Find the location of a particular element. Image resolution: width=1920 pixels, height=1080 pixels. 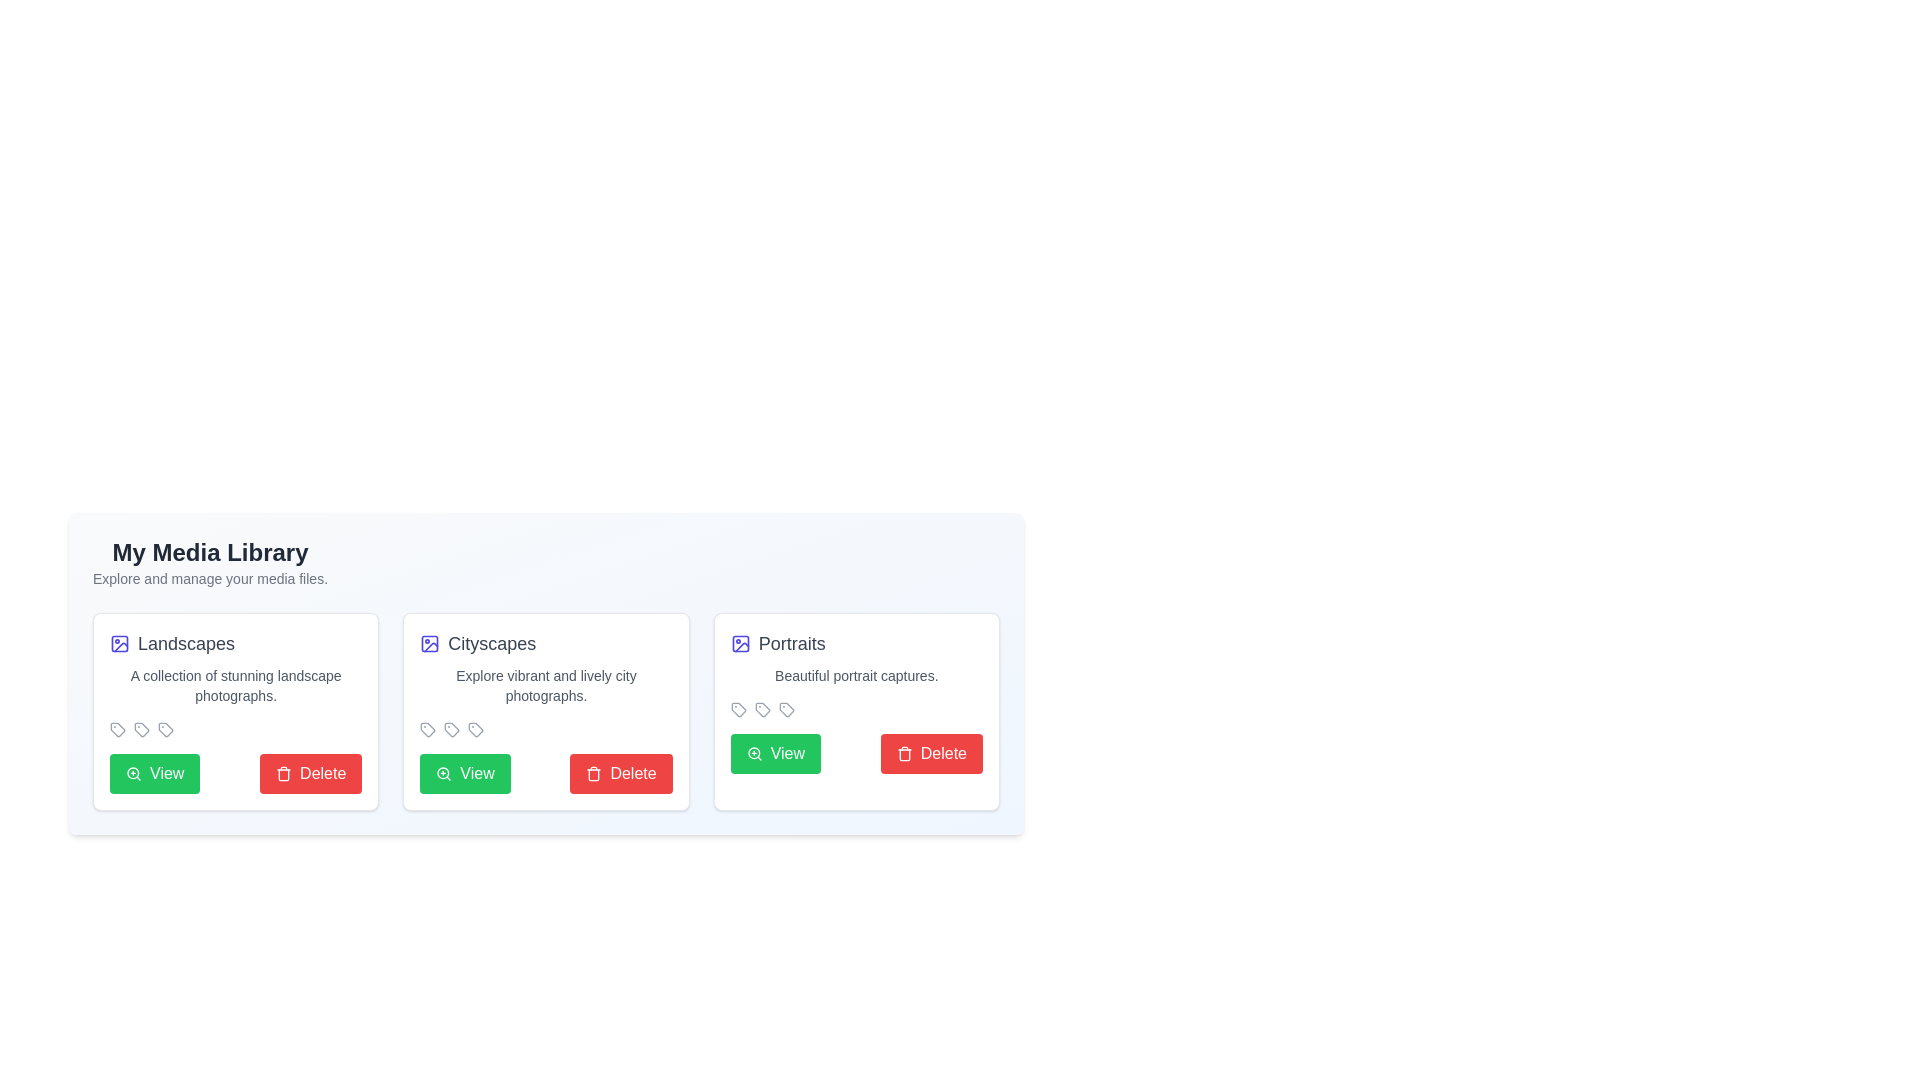

displayed text of the 'Delete' label within the 'Delete' button located at the bottom right of the 'Landscapes' media card is located at coordinates (323, 773).